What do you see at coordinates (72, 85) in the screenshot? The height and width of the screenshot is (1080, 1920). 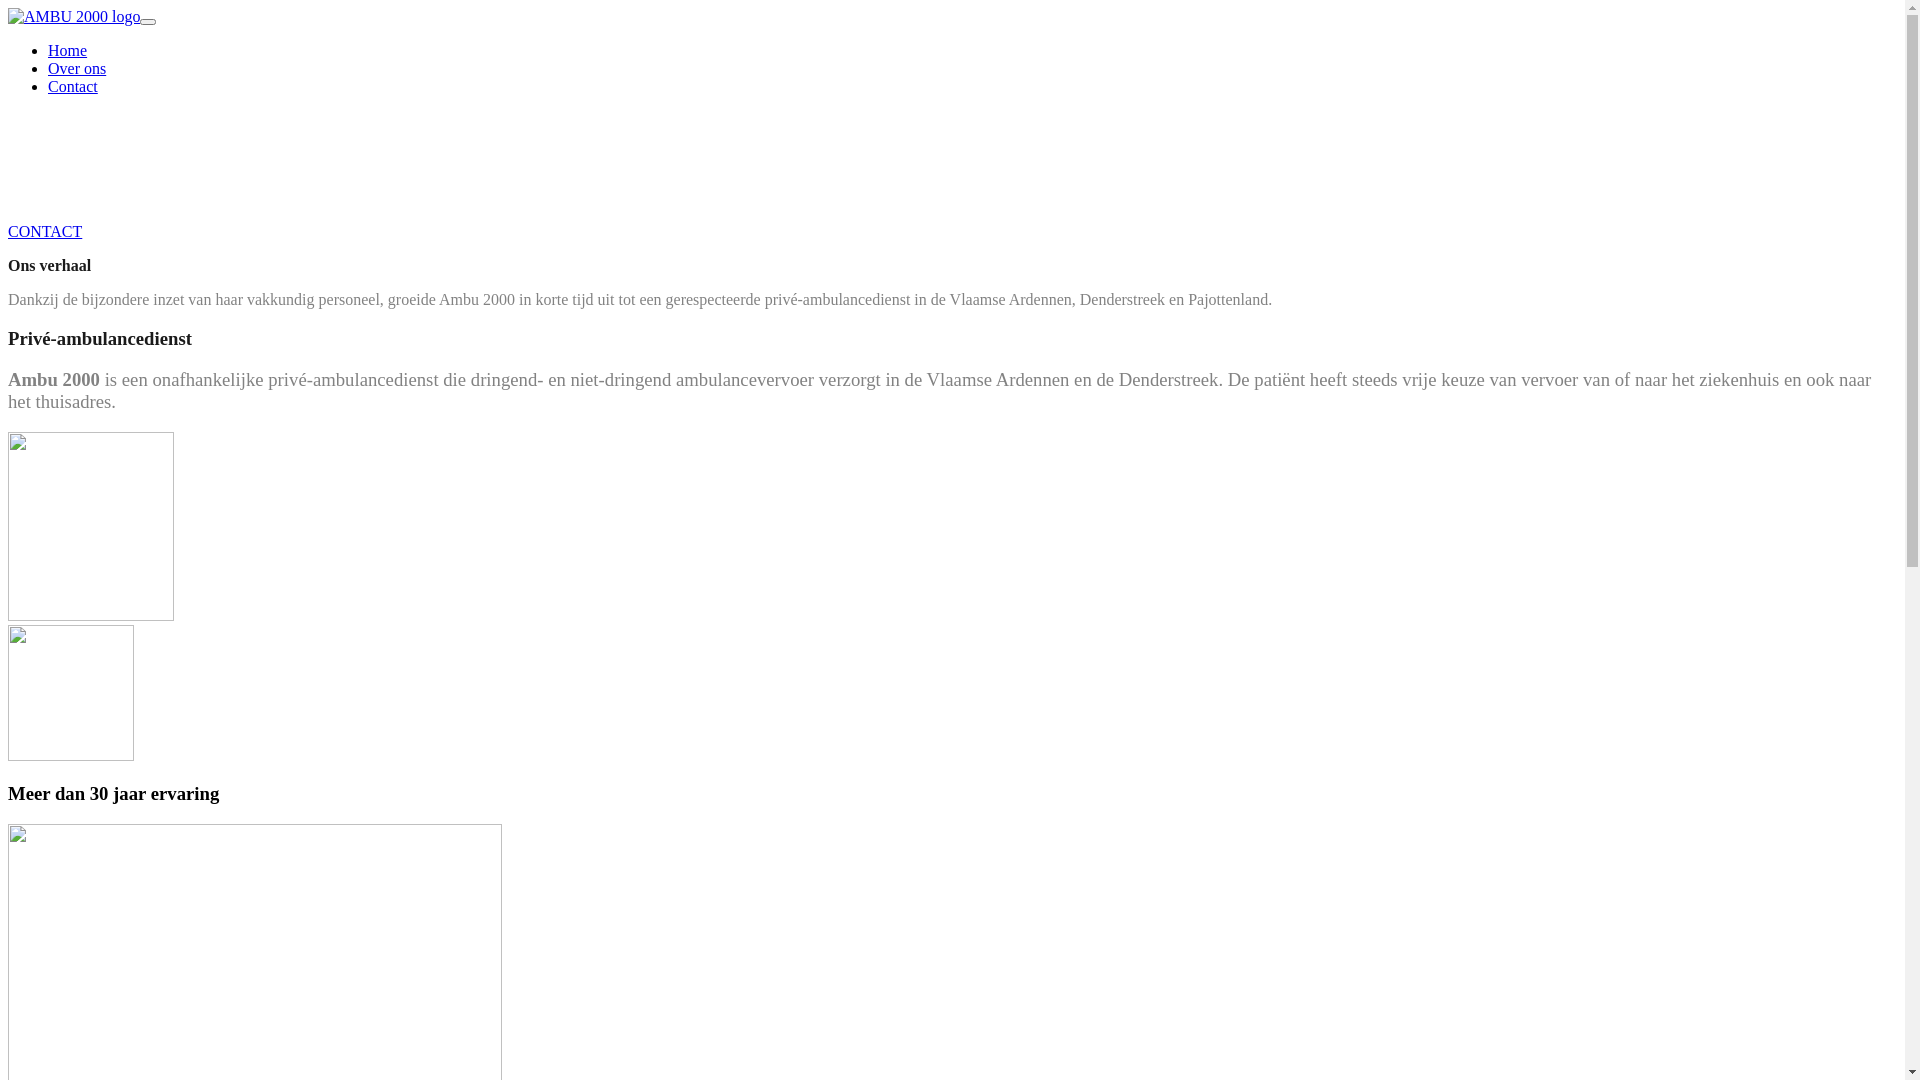 I see `'Contact'` at bounding box center [72, 85].